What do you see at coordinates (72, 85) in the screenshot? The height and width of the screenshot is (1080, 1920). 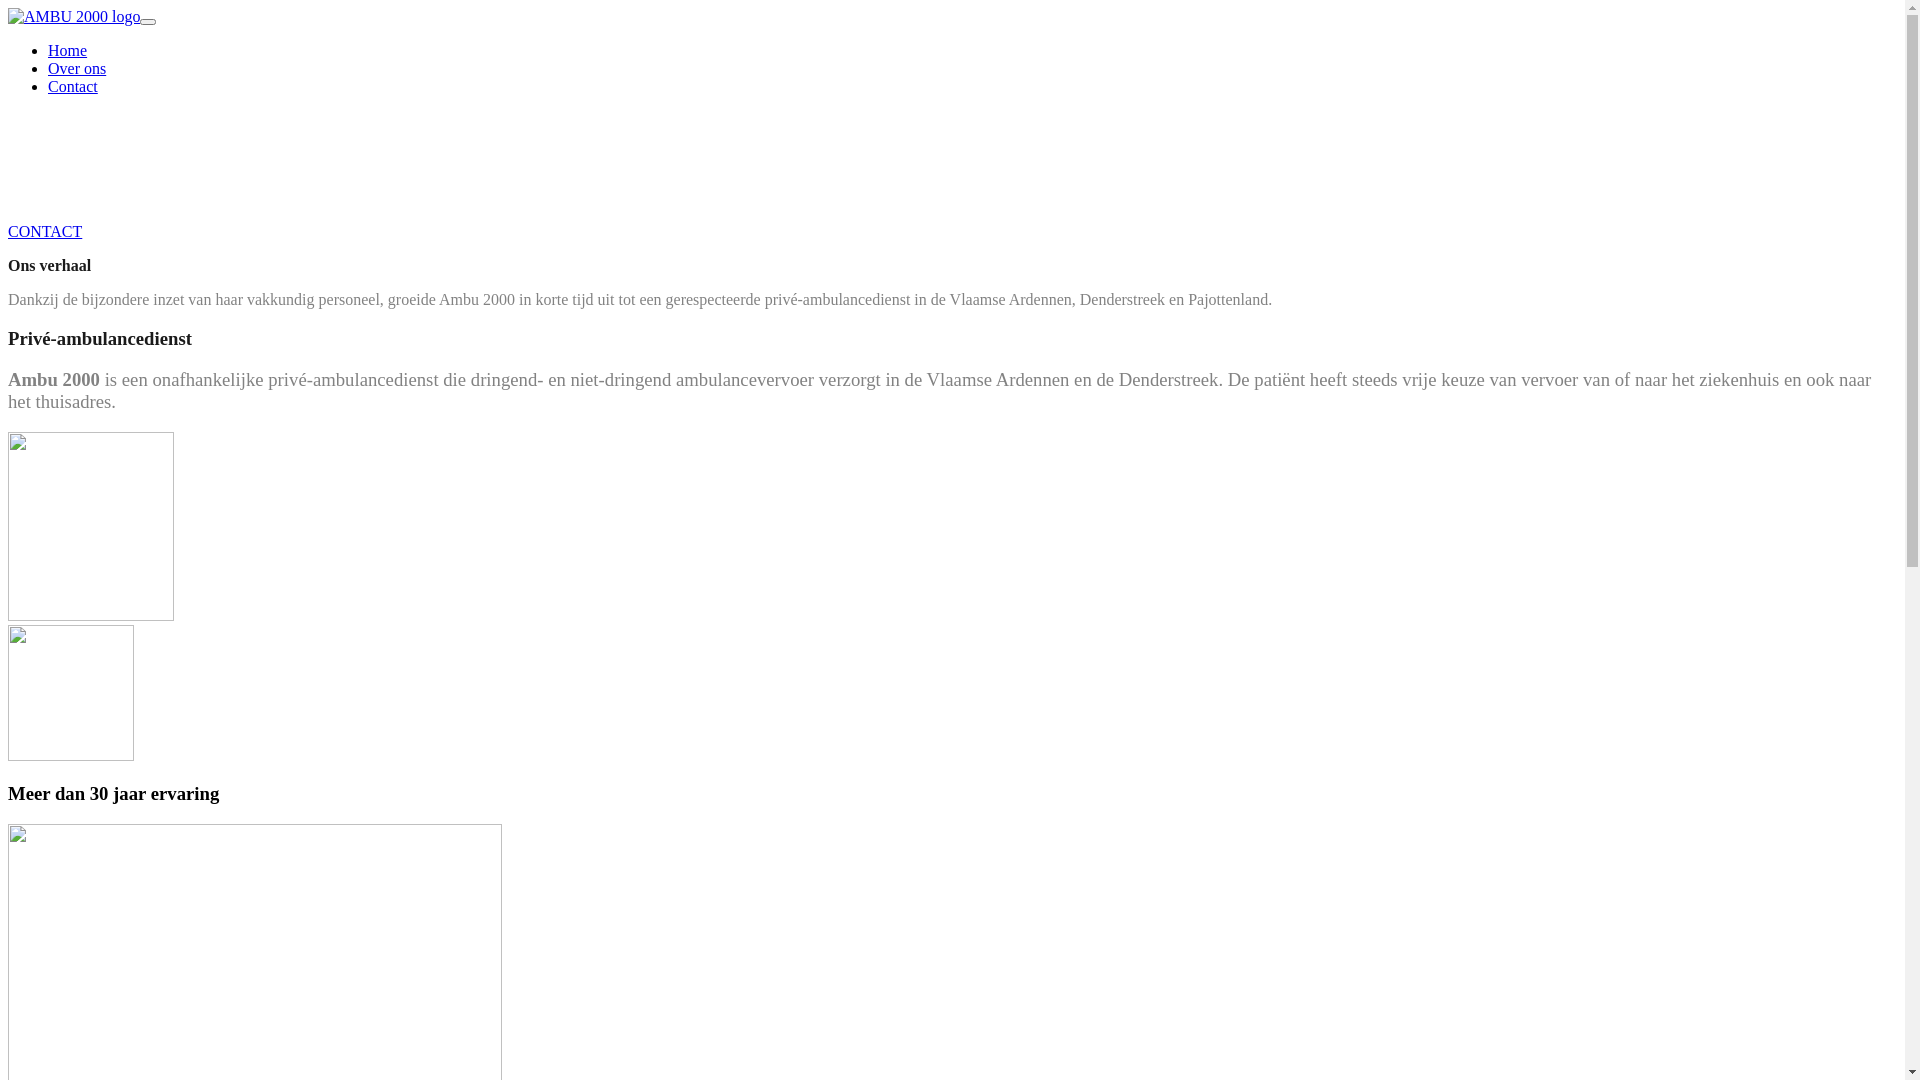 I see `'Contact'` at bounding box center [72, 85].